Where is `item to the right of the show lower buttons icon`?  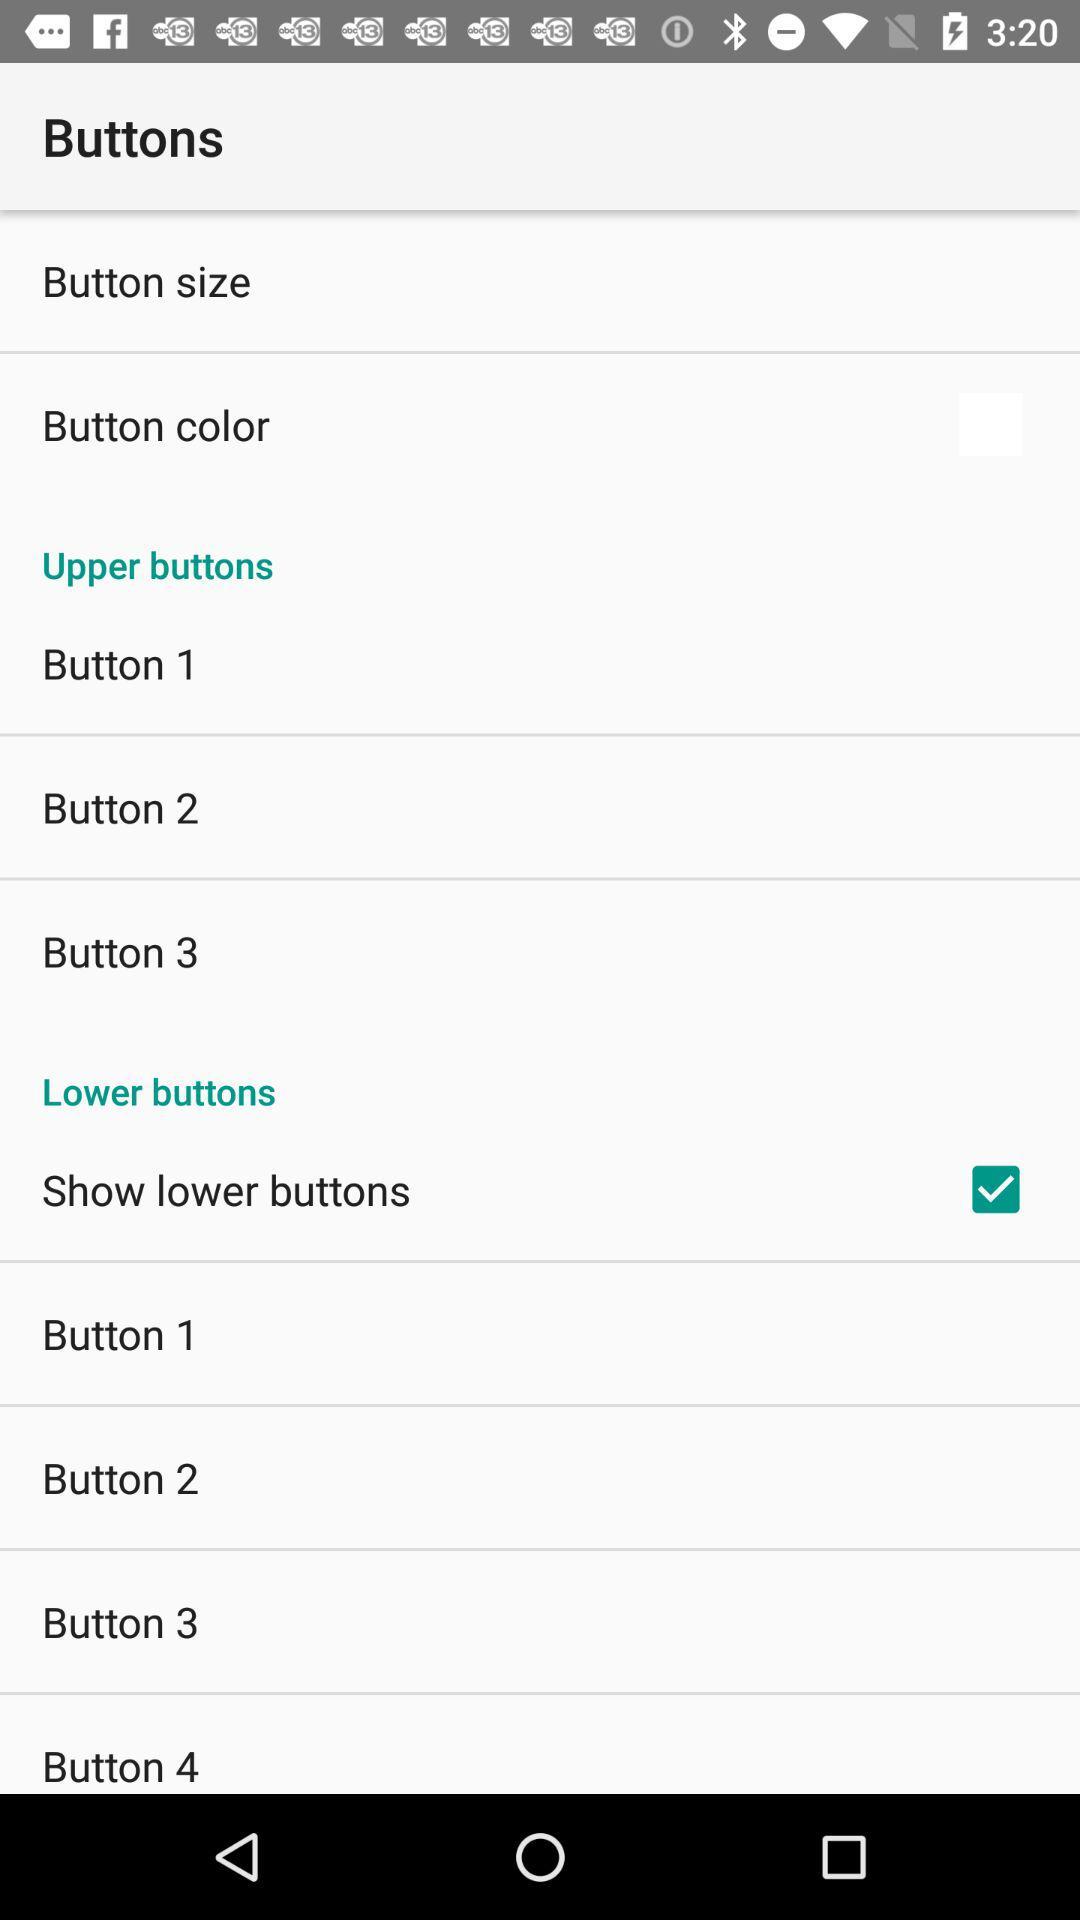 item to the right of the show lower buttons icon is located at coordinates (995, 1189).